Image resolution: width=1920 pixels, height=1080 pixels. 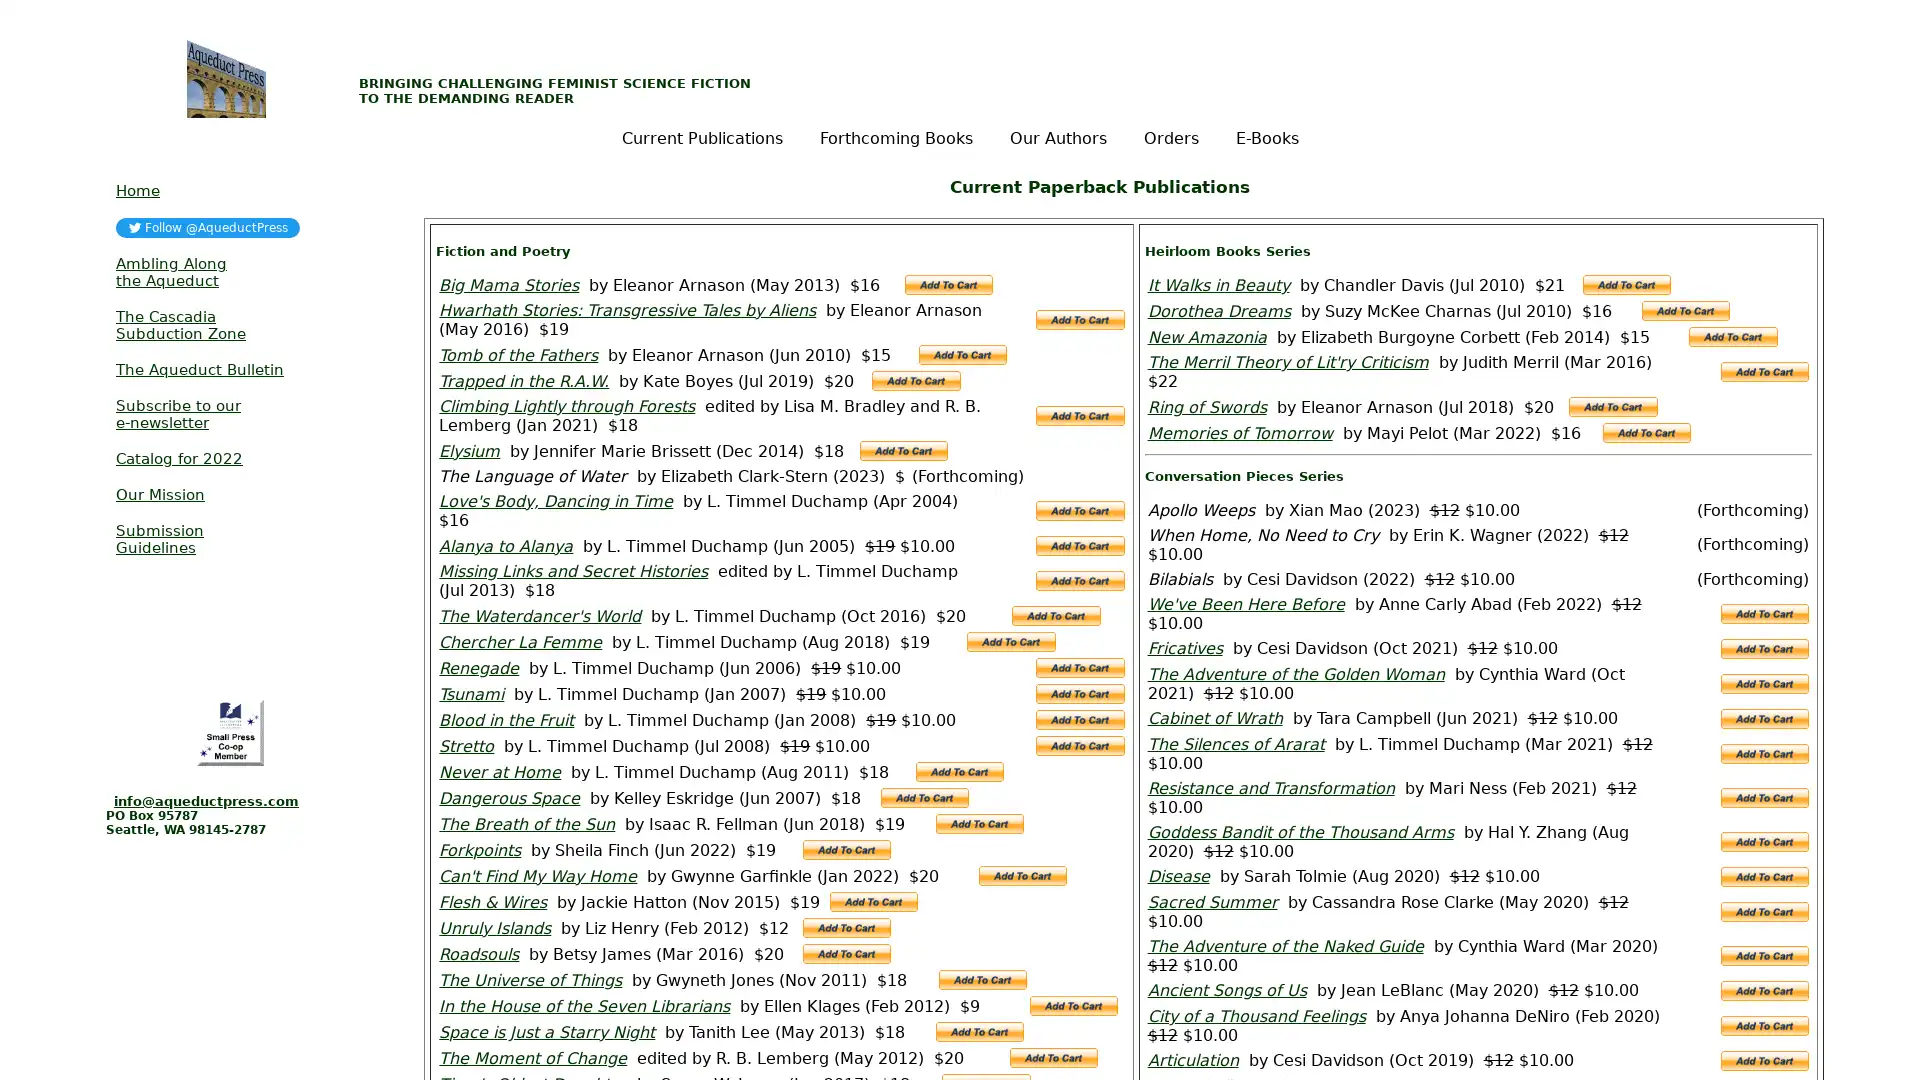 I want to click on Make payments with PayPal - it\'s fast, free and secure!, so click(x=982, y=978).